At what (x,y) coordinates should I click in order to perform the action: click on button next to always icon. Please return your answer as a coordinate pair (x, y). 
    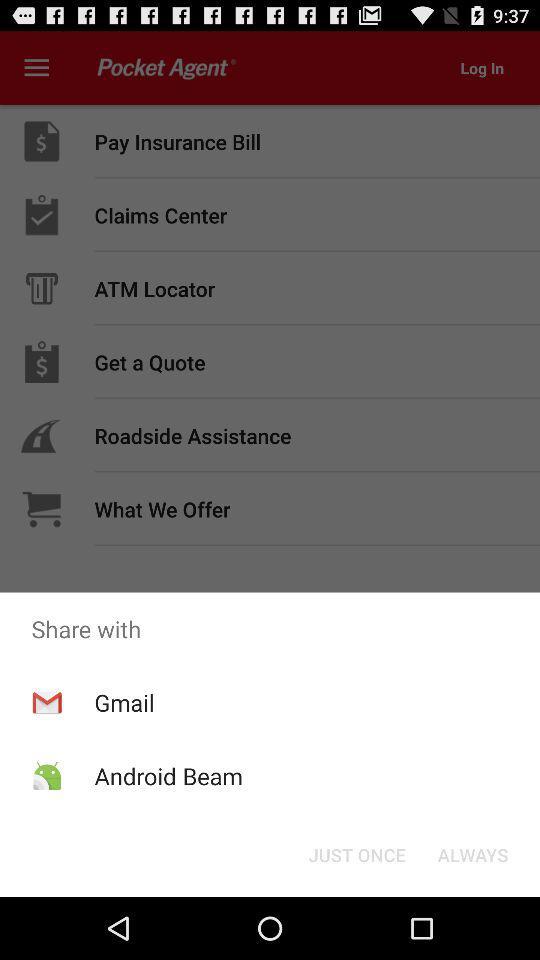
    Looking at the image, I should click on (356, 853).